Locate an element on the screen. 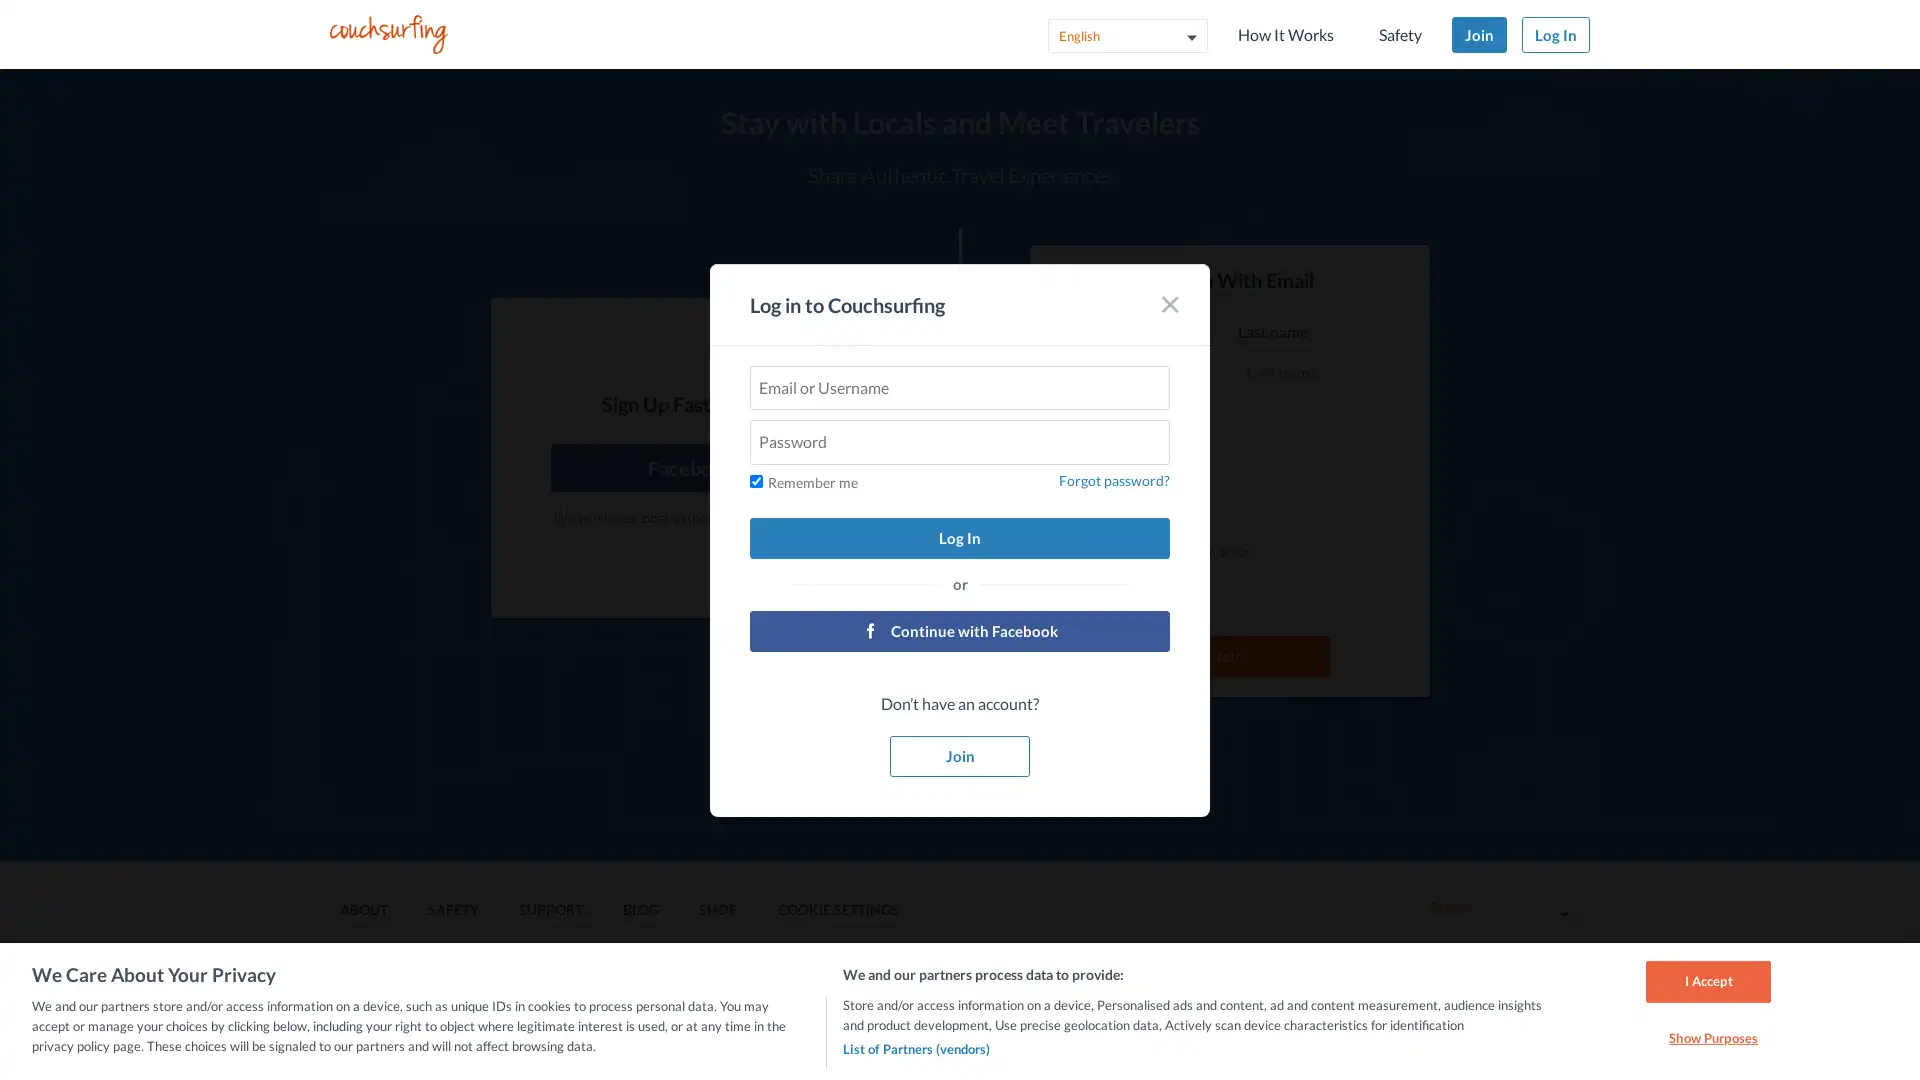  Show Purposes is located at coordinates (1707, 1036).